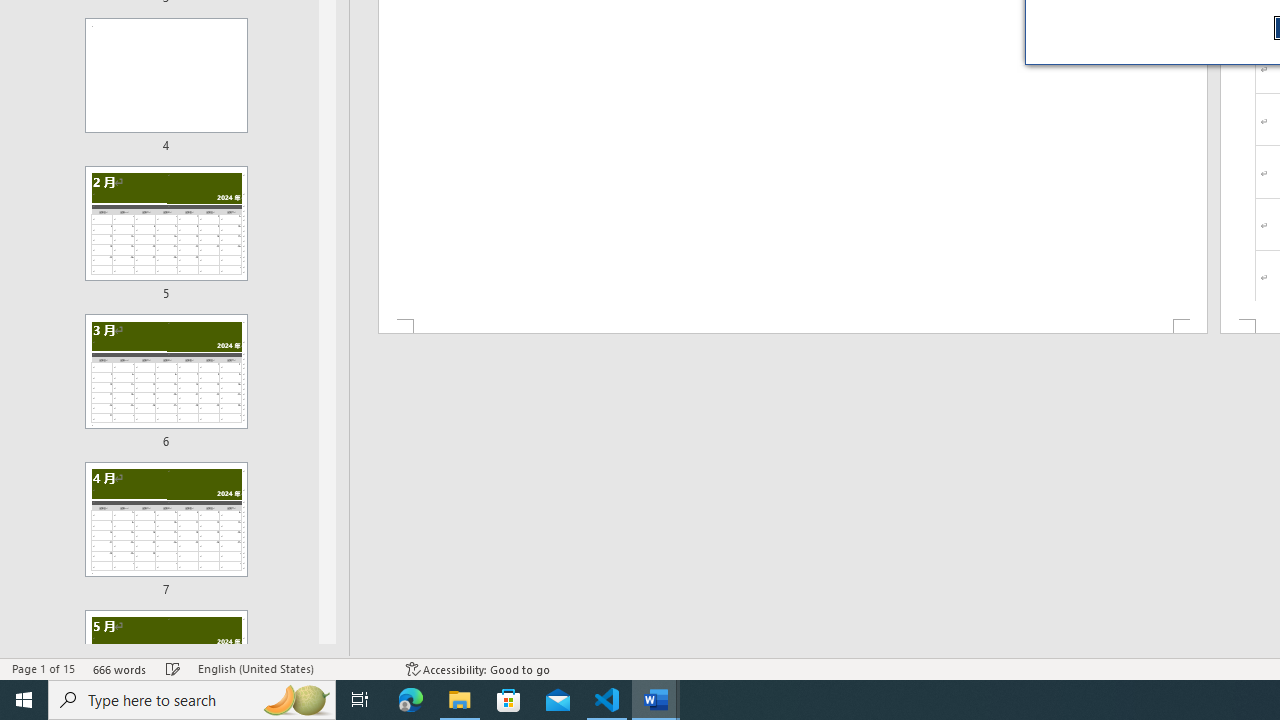  Describe the element at coordinates (192, 698) in the screenshot. I see `'Type here to search'` at that location.